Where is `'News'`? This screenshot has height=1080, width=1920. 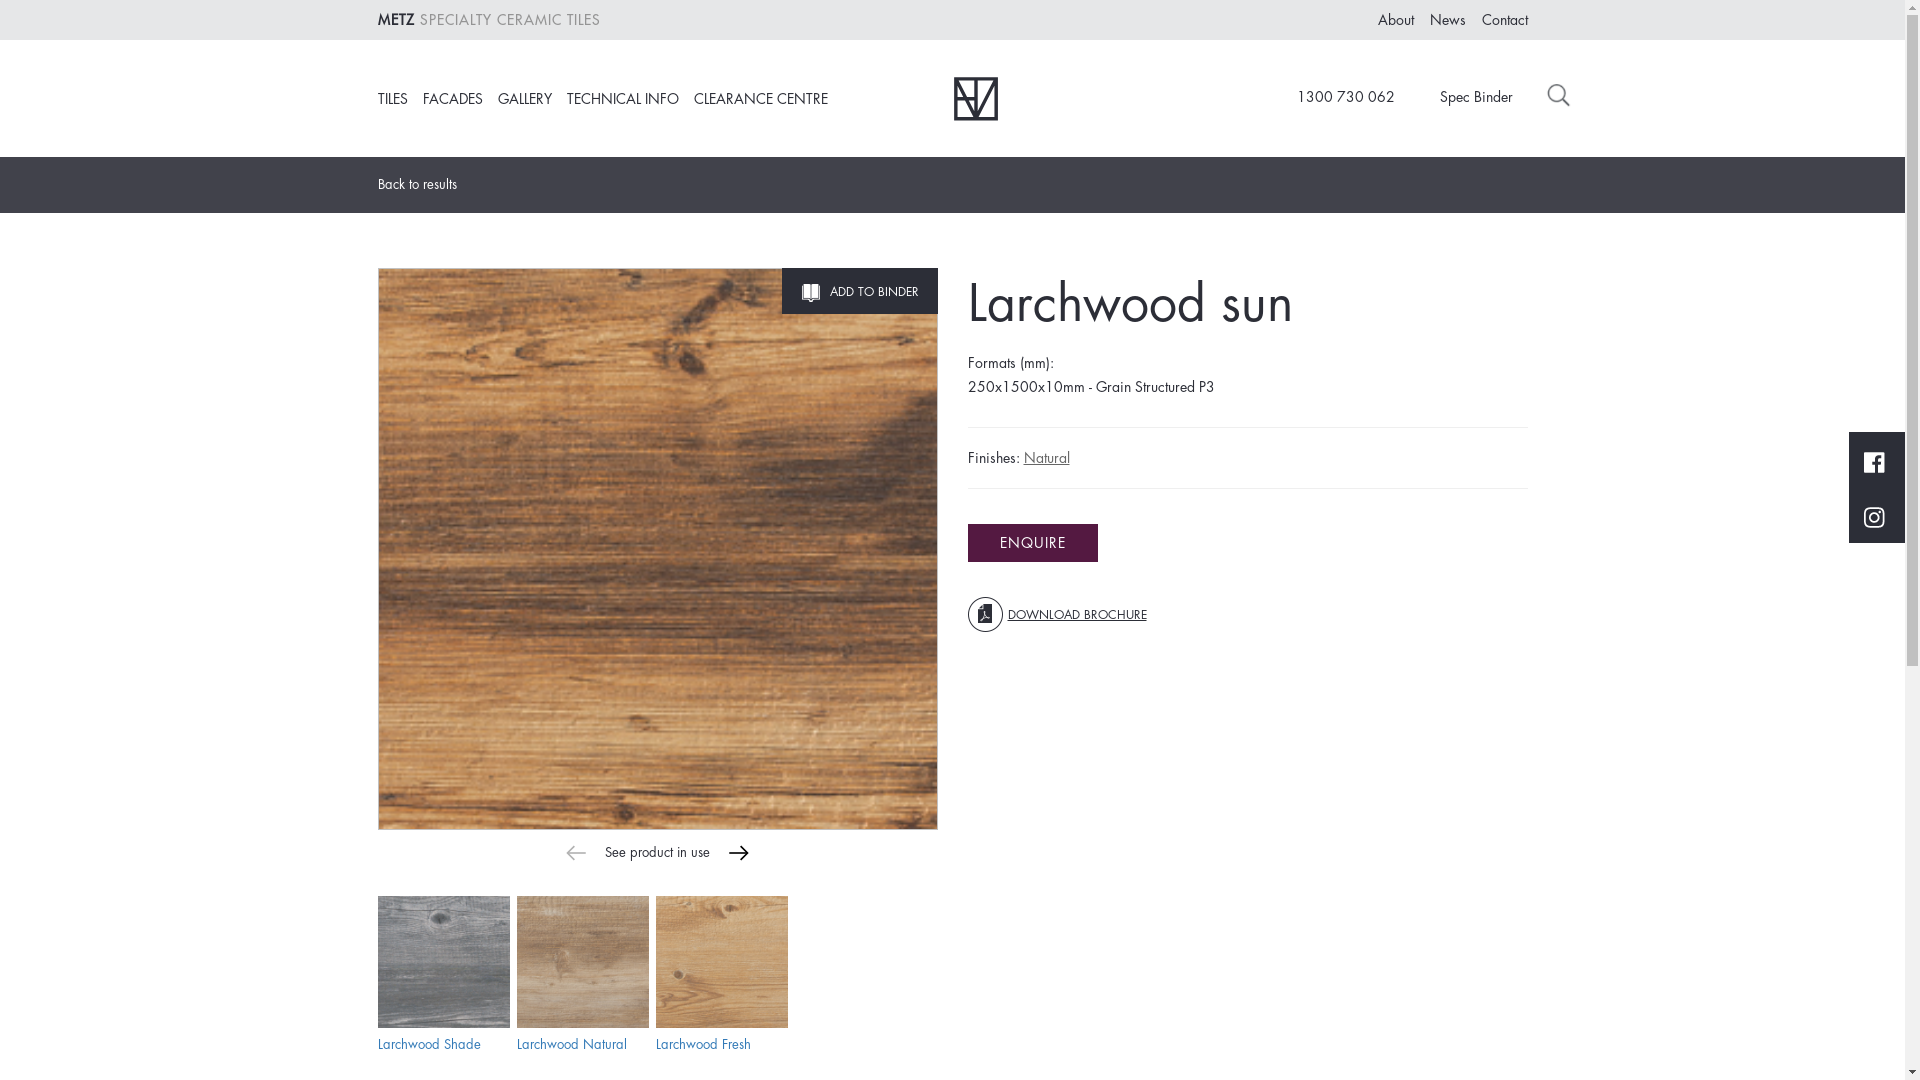 'News' is located at coordinates (1429, 19).